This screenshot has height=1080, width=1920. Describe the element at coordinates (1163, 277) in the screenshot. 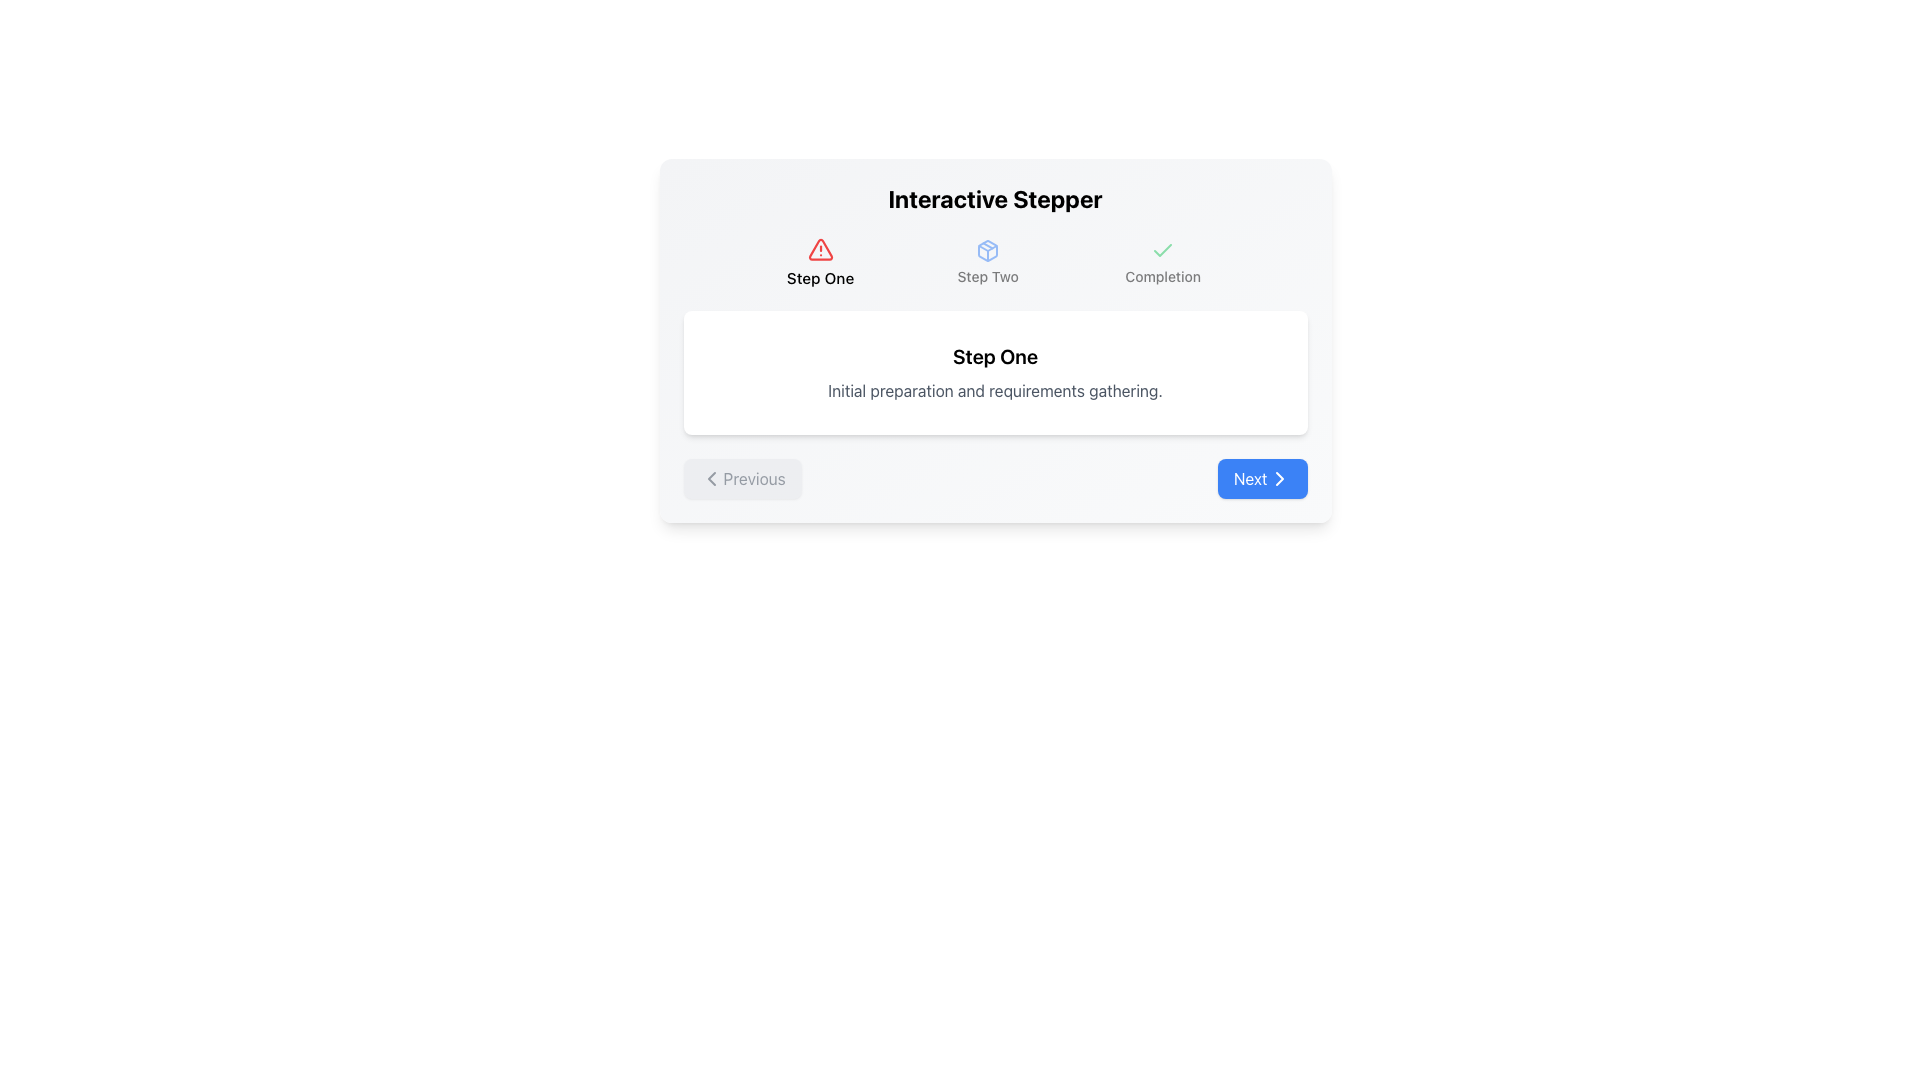

I see `the 'Completion' text label in the stepper interface, which indicates the title of the last step and is located under a checkmark icon` at that location.